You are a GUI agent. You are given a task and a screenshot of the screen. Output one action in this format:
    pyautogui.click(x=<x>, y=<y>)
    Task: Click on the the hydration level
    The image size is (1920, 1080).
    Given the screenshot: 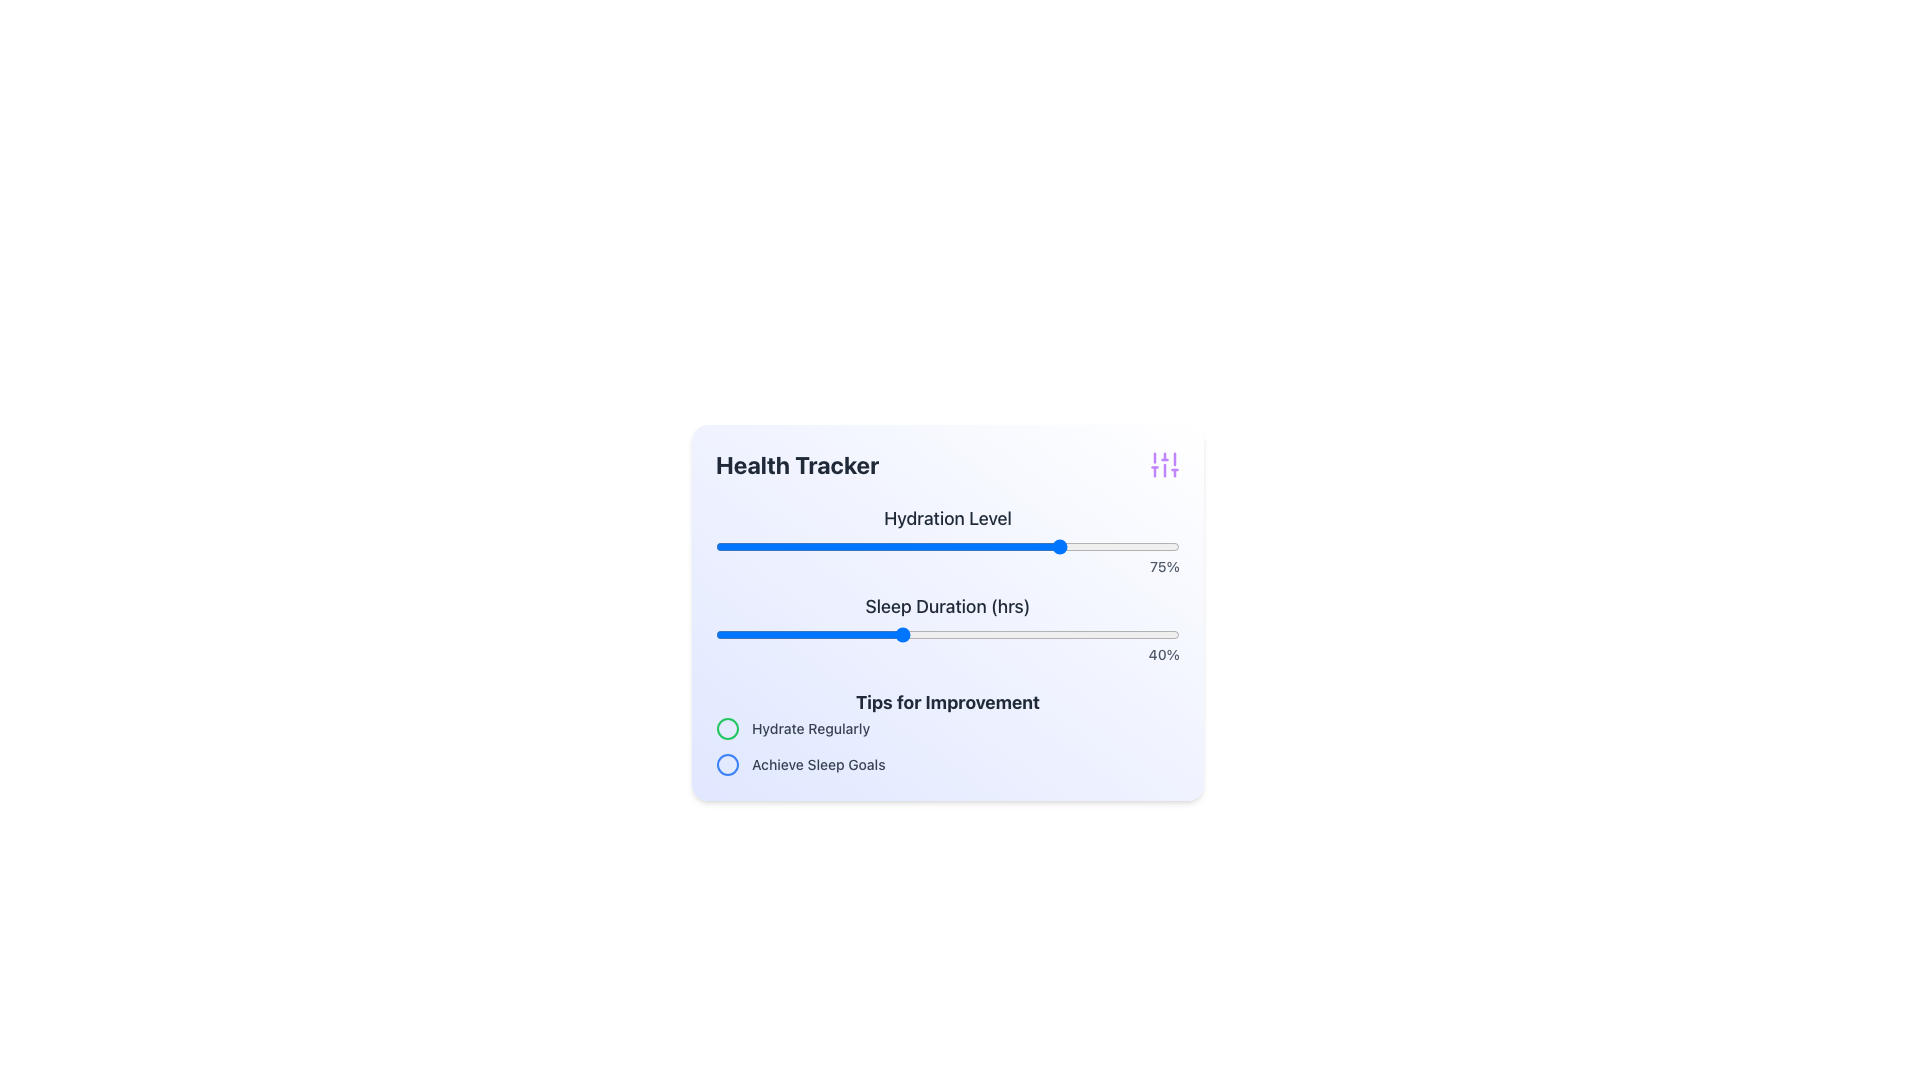 What is the action you would take?
    pyautogui.click(x=919, y=547)
    